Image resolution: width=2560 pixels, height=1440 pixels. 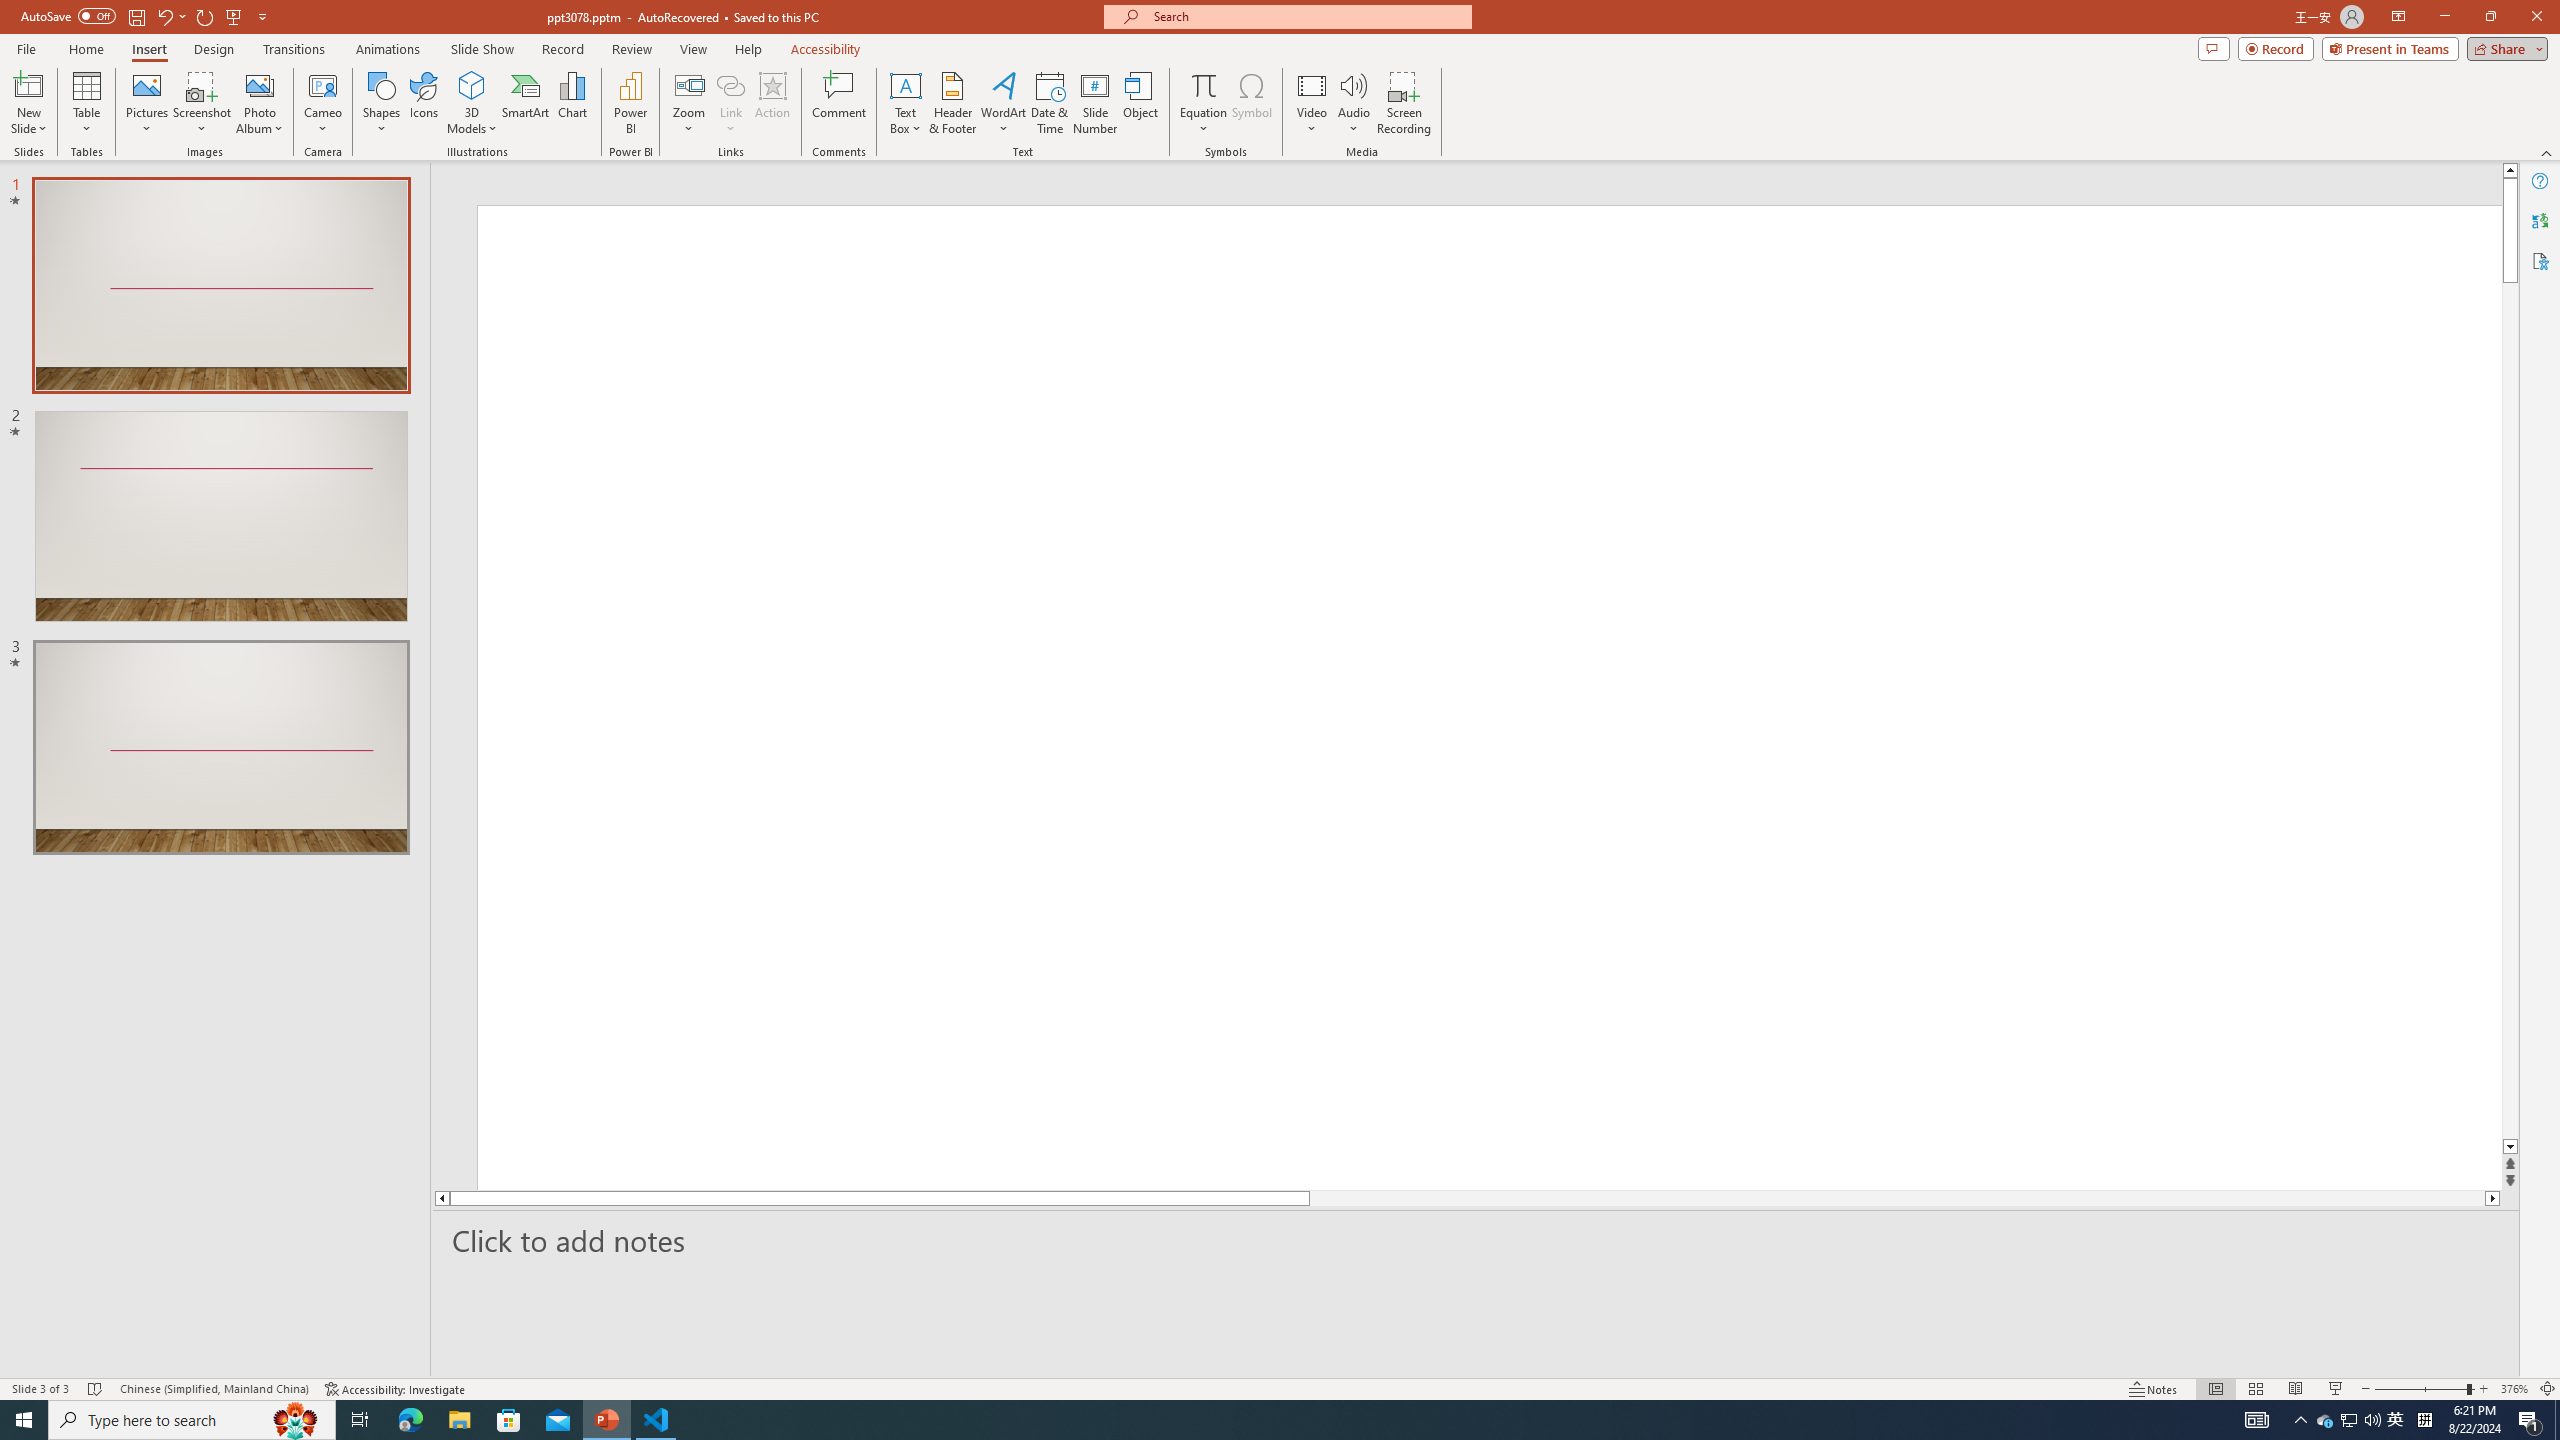 What do you see at coordinates (525, 103) in the screenshot?
I see `'SmartArt...'` at bounding box center [525, 103].